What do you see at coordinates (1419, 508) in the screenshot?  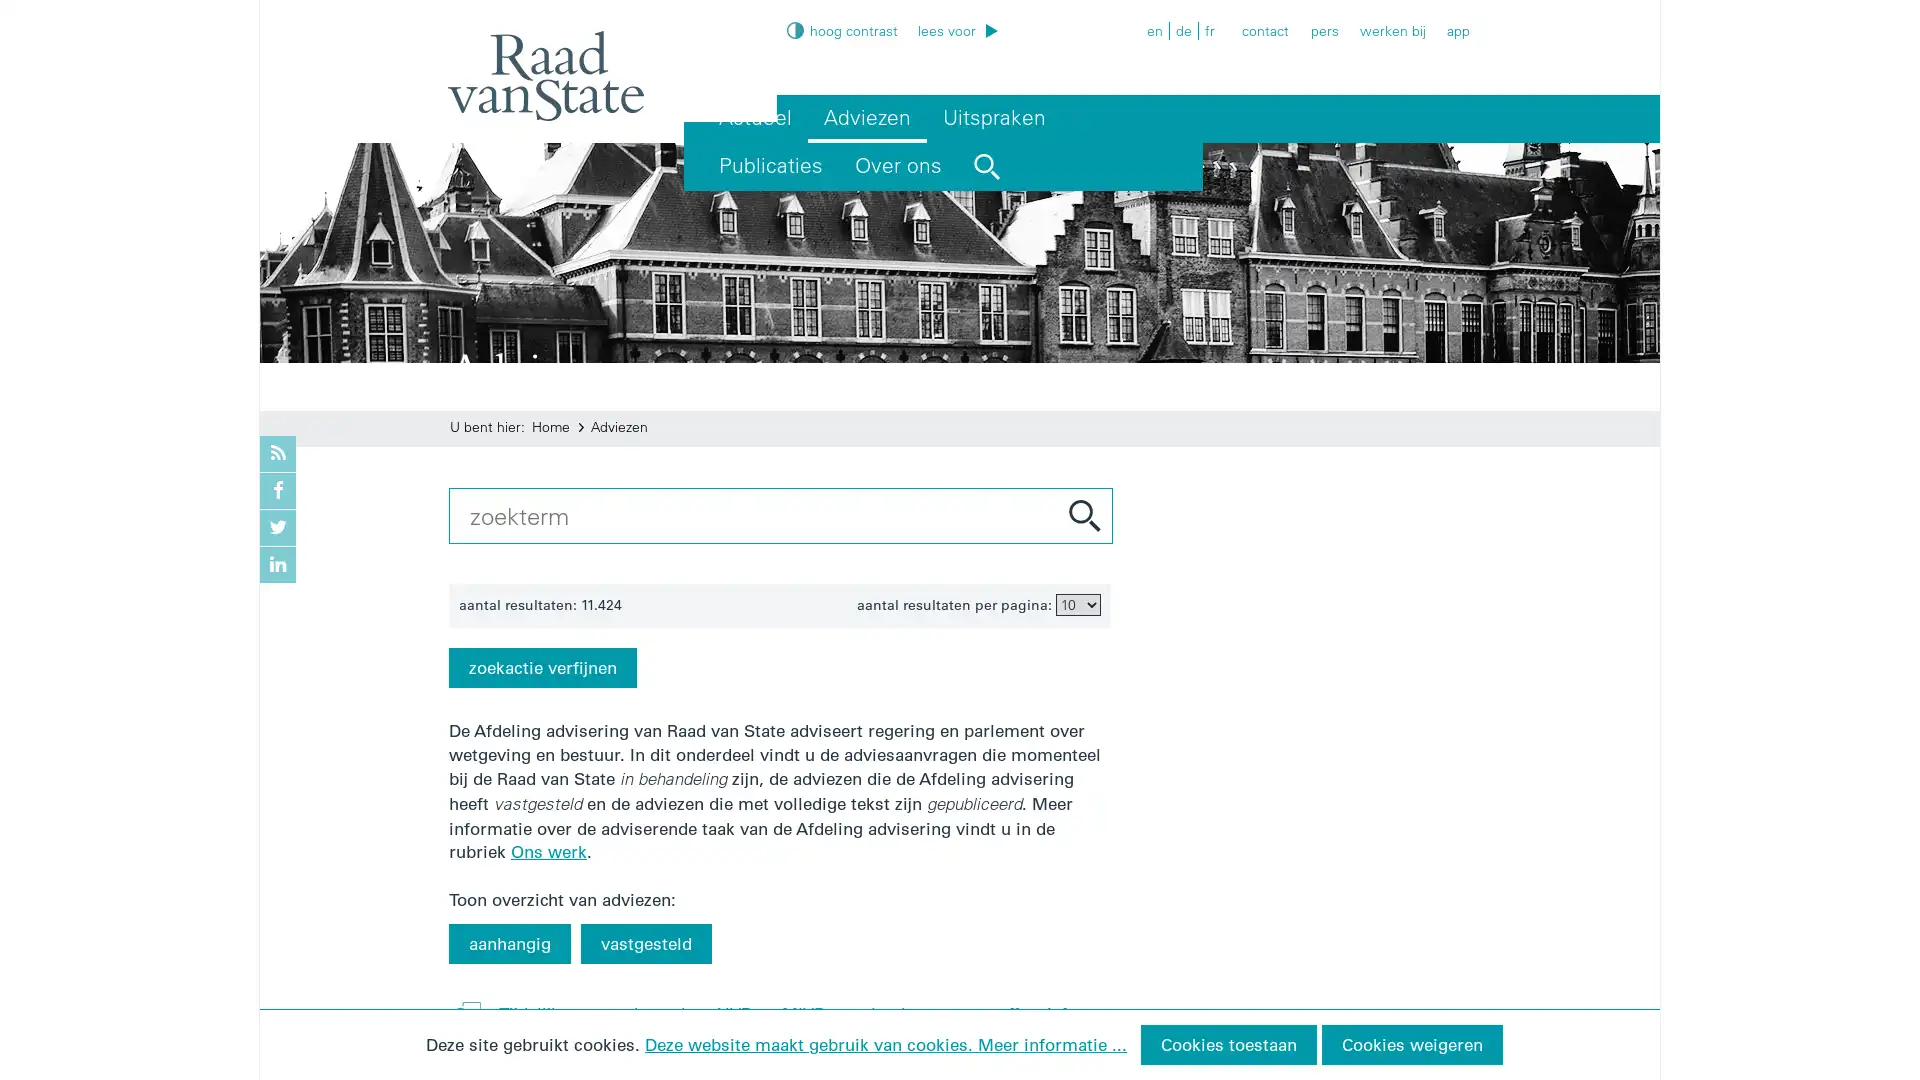 I see `wis selectie` at bounding box center [1419, 508].